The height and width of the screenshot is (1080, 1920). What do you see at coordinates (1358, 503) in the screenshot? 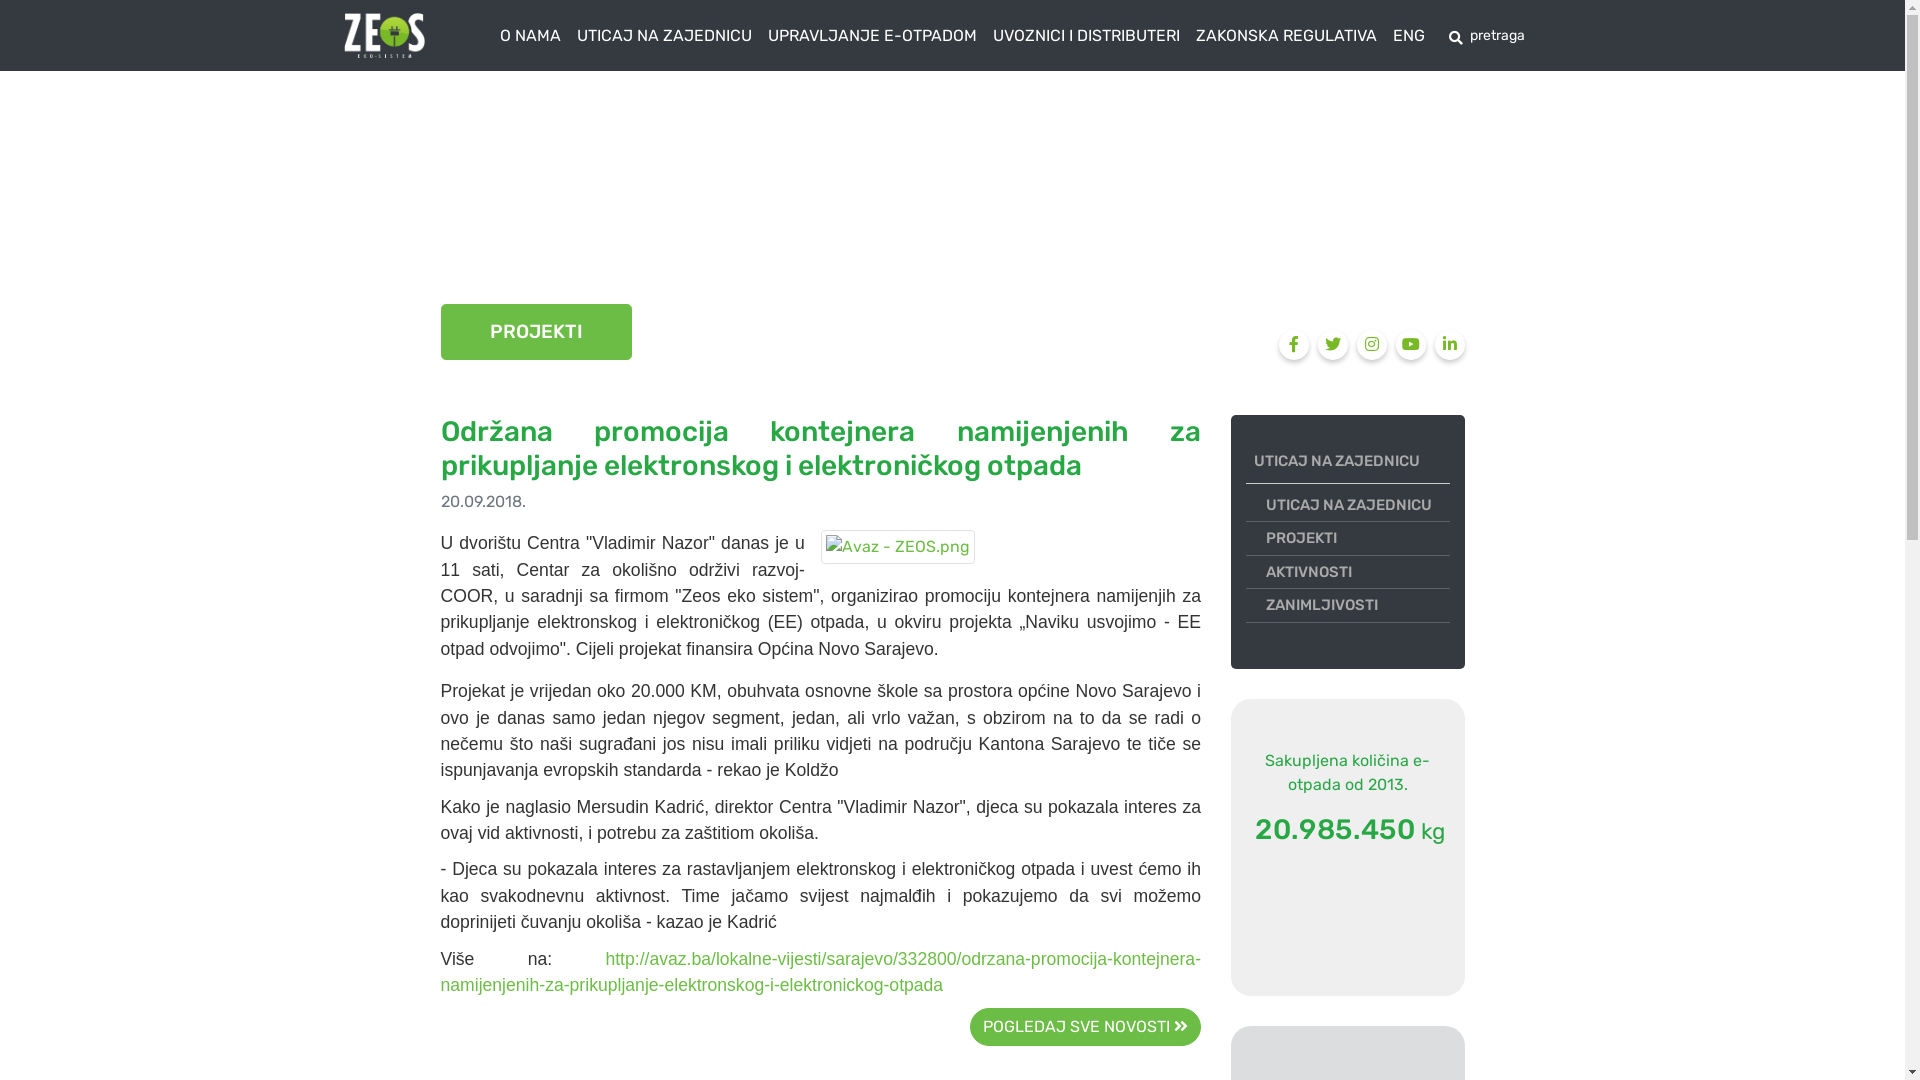
I see `'UTICAJ NA ZAJEDNICU'` at bounding box center [1358, 503].